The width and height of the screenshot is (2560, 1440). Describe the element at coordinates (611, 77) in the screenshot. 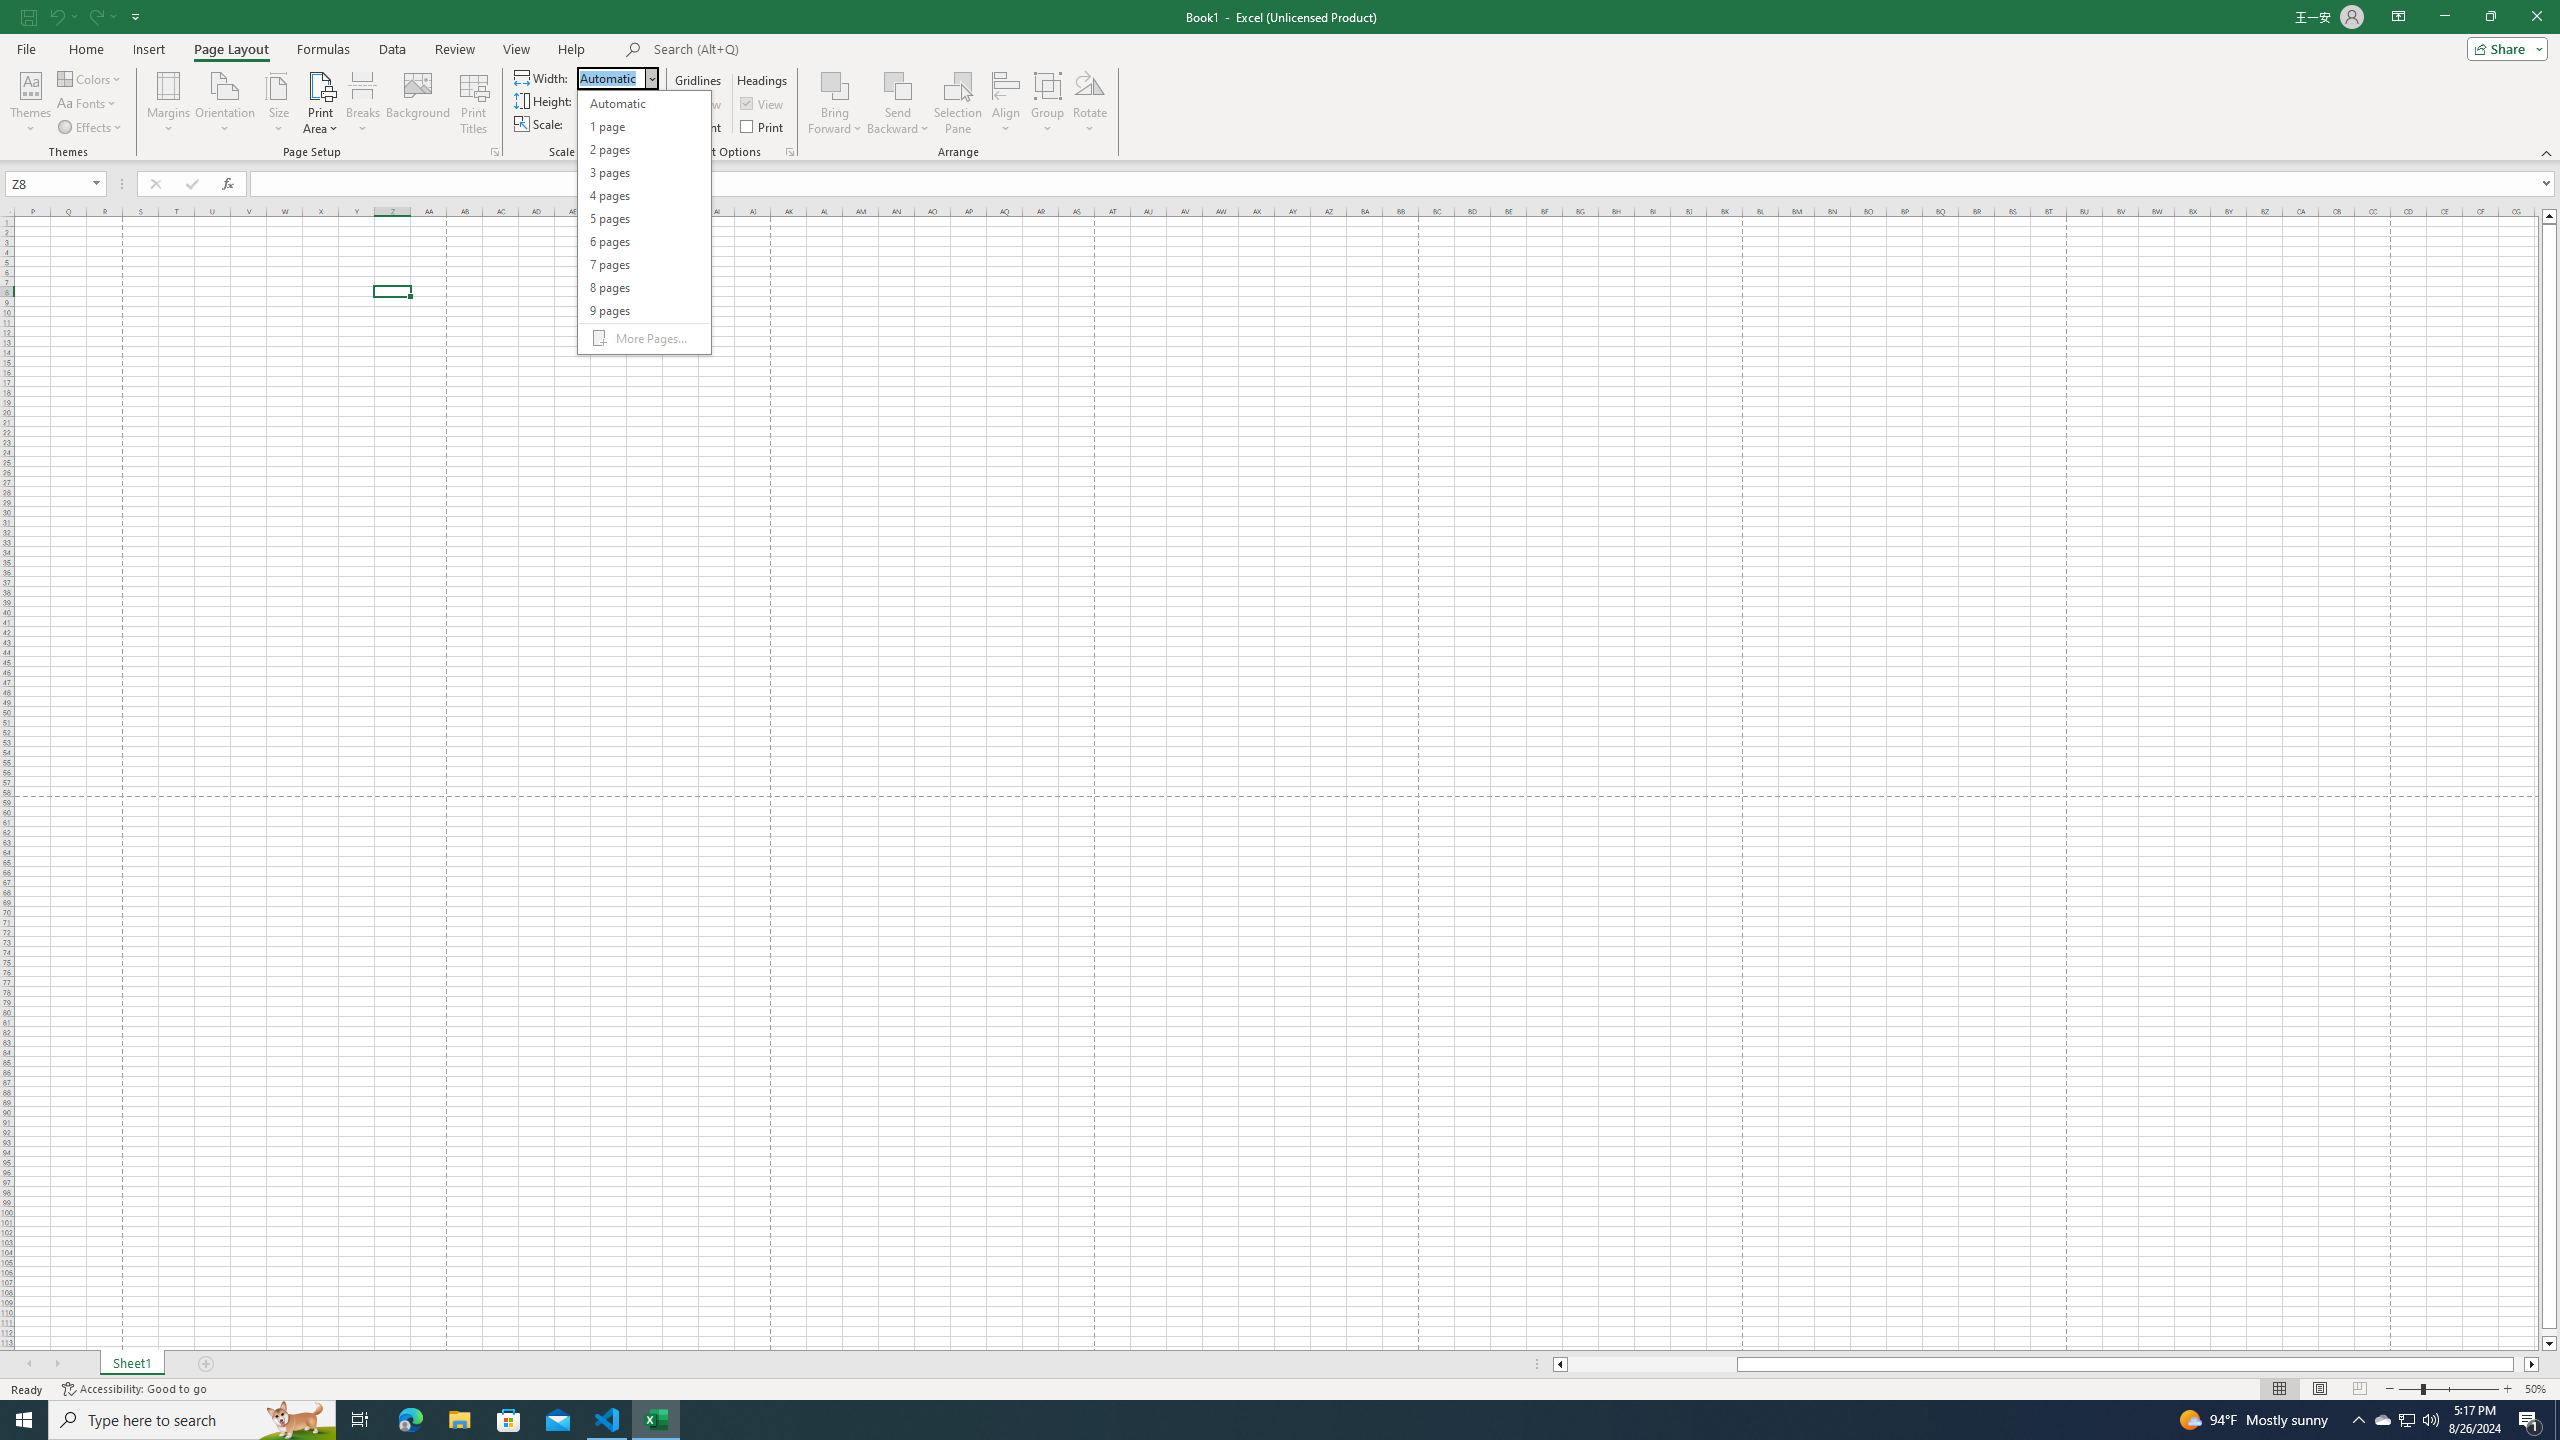

I see `'Width'` at that location.